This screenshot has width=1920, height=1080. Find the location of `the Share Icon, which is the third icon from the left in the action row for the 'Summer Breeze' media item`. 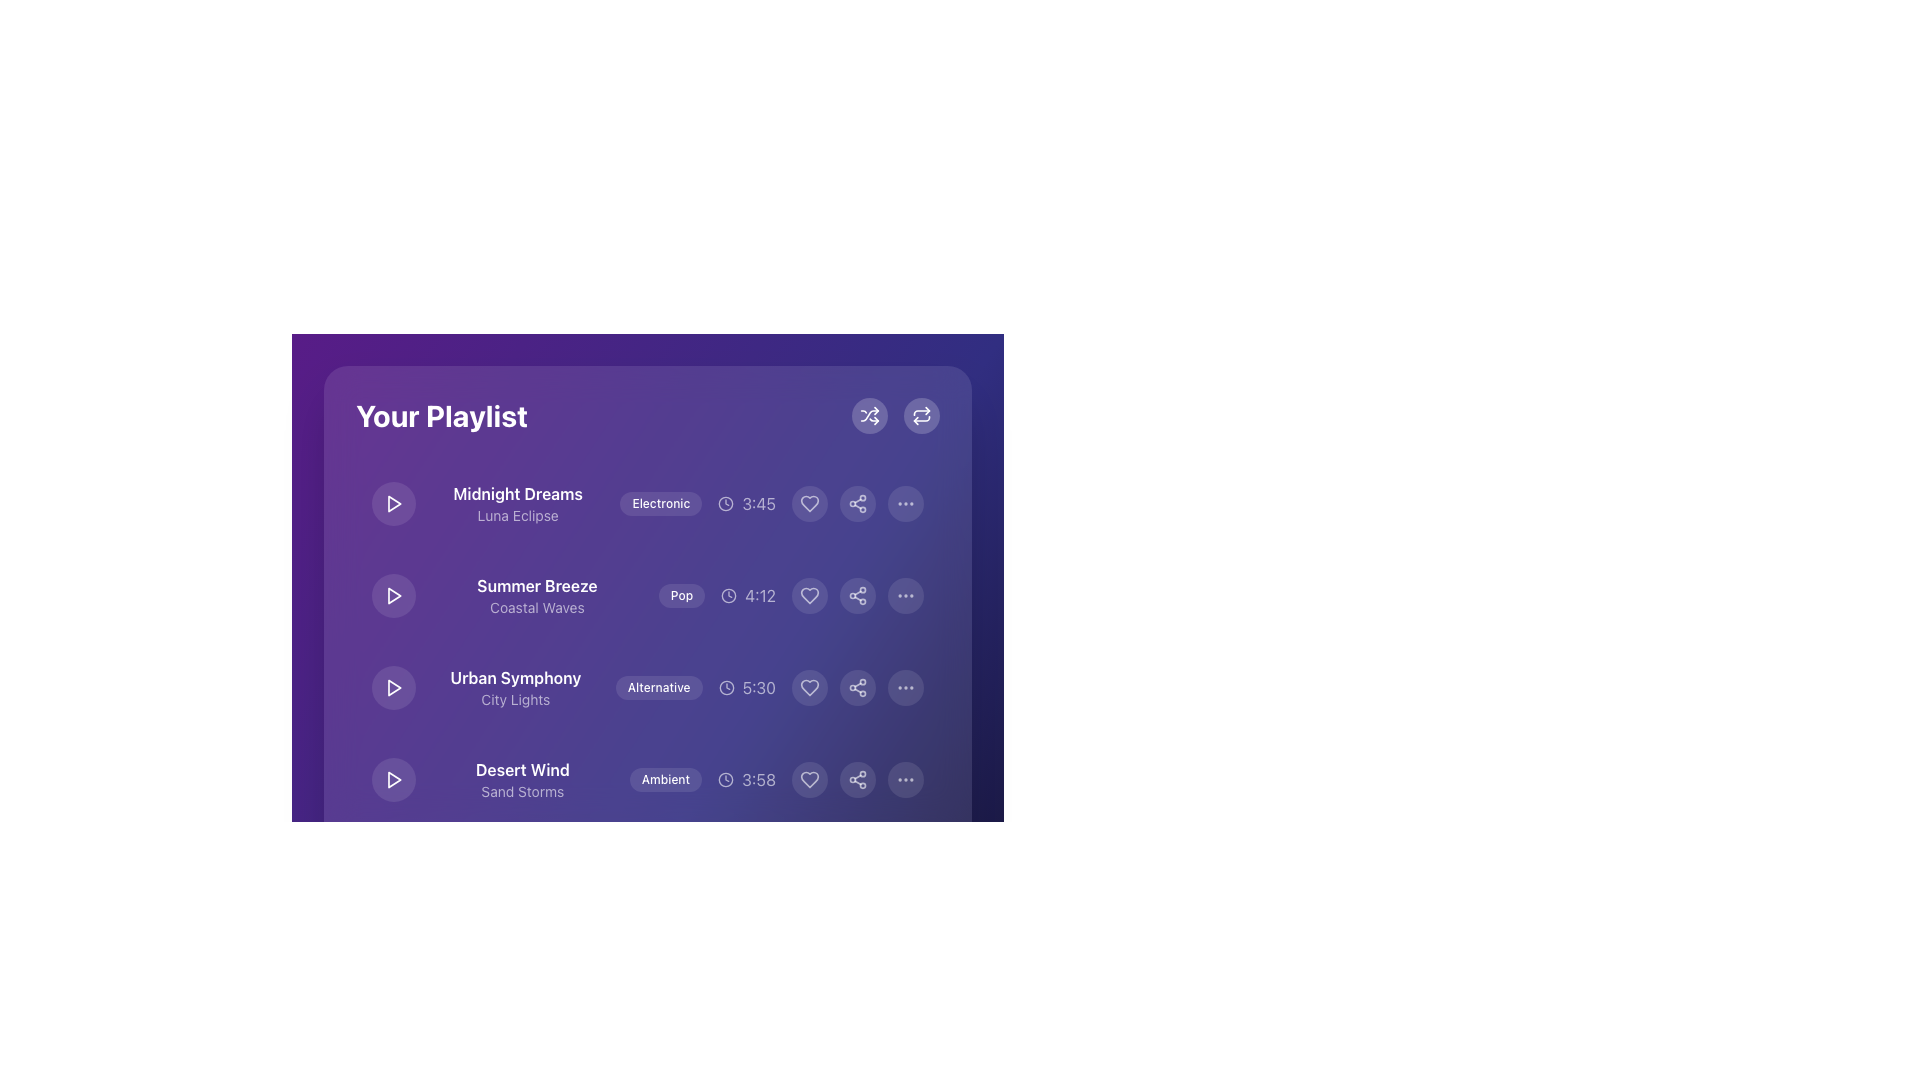

the Share Icon, which is the third icon from the left in the action row for the 'Summer Breeze' media item is located at coordinates (858, 595).